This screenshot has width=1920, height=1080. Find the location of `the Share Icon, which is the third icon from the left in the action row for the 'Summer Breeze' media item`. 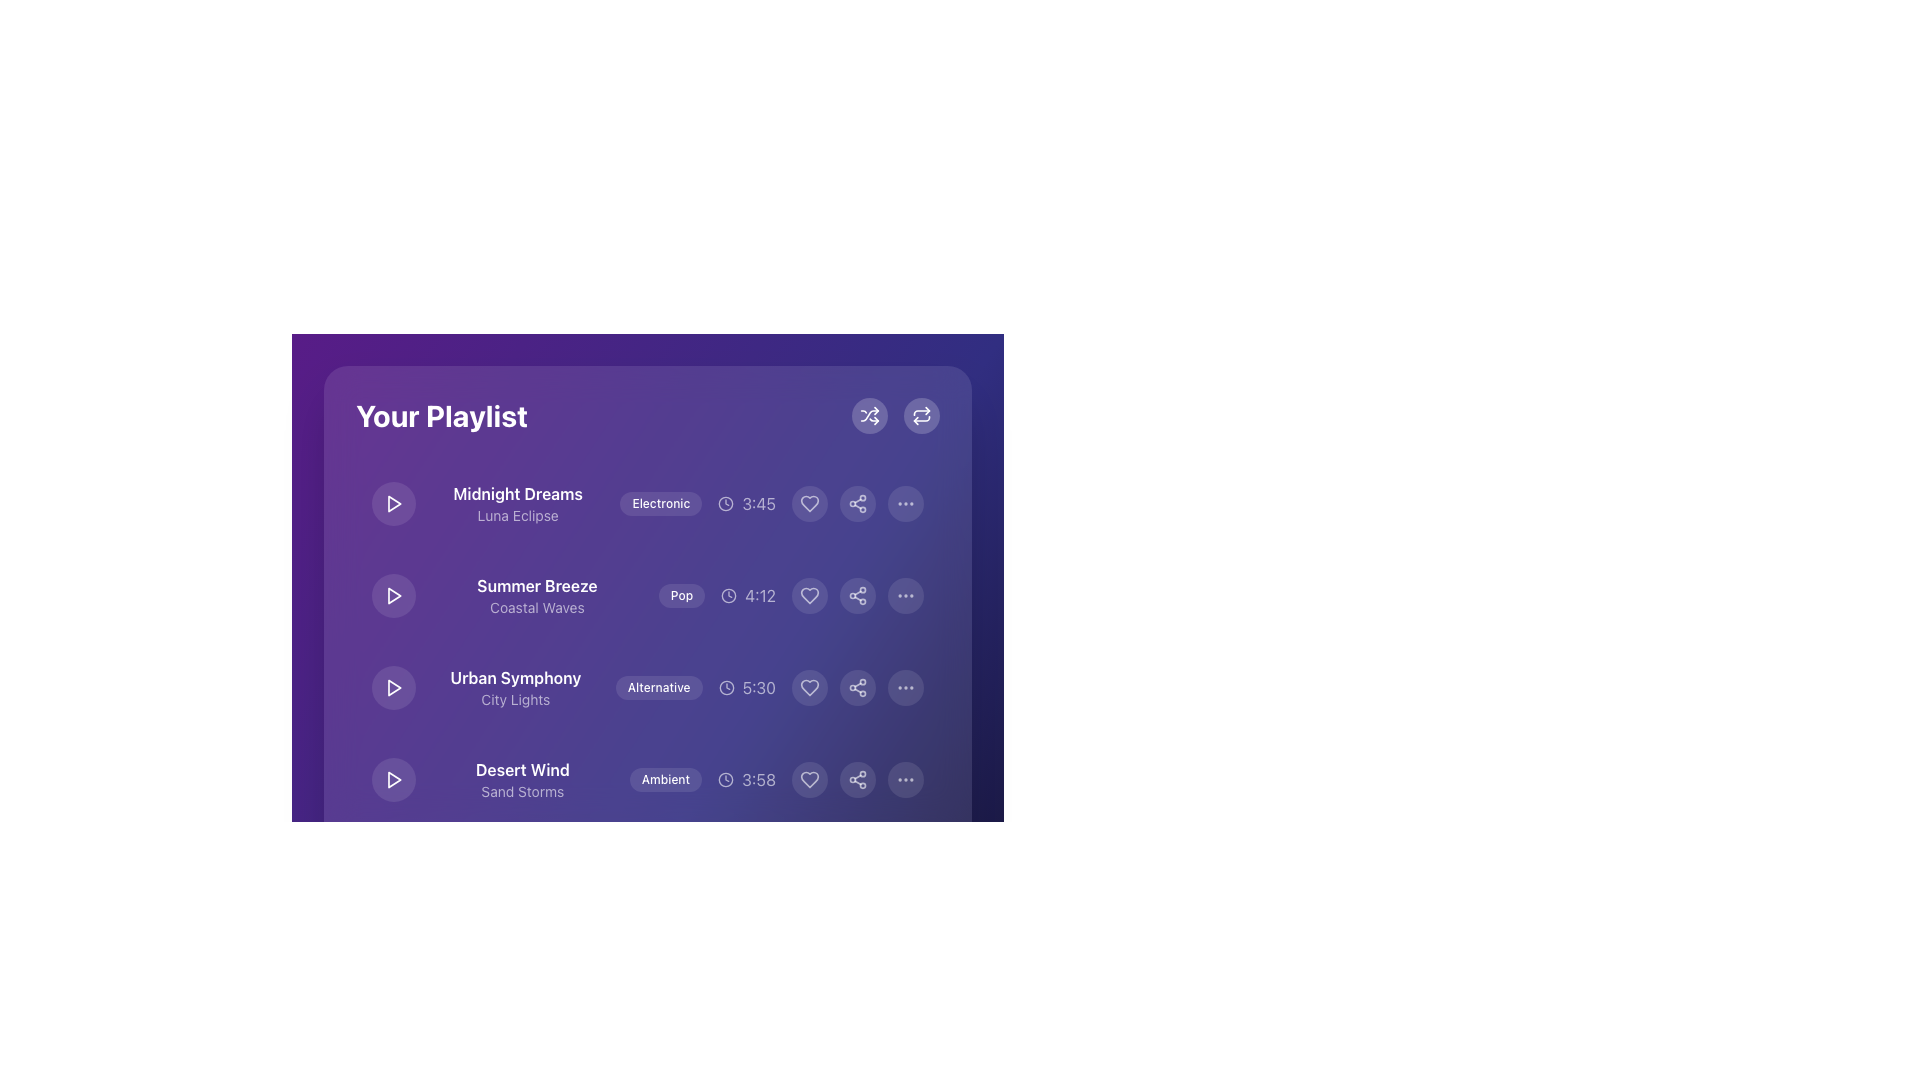

the Share Icon, which is the third icon from the left in the action row for the 'Summer Breeze' media item is located at coordinates (858, 595).